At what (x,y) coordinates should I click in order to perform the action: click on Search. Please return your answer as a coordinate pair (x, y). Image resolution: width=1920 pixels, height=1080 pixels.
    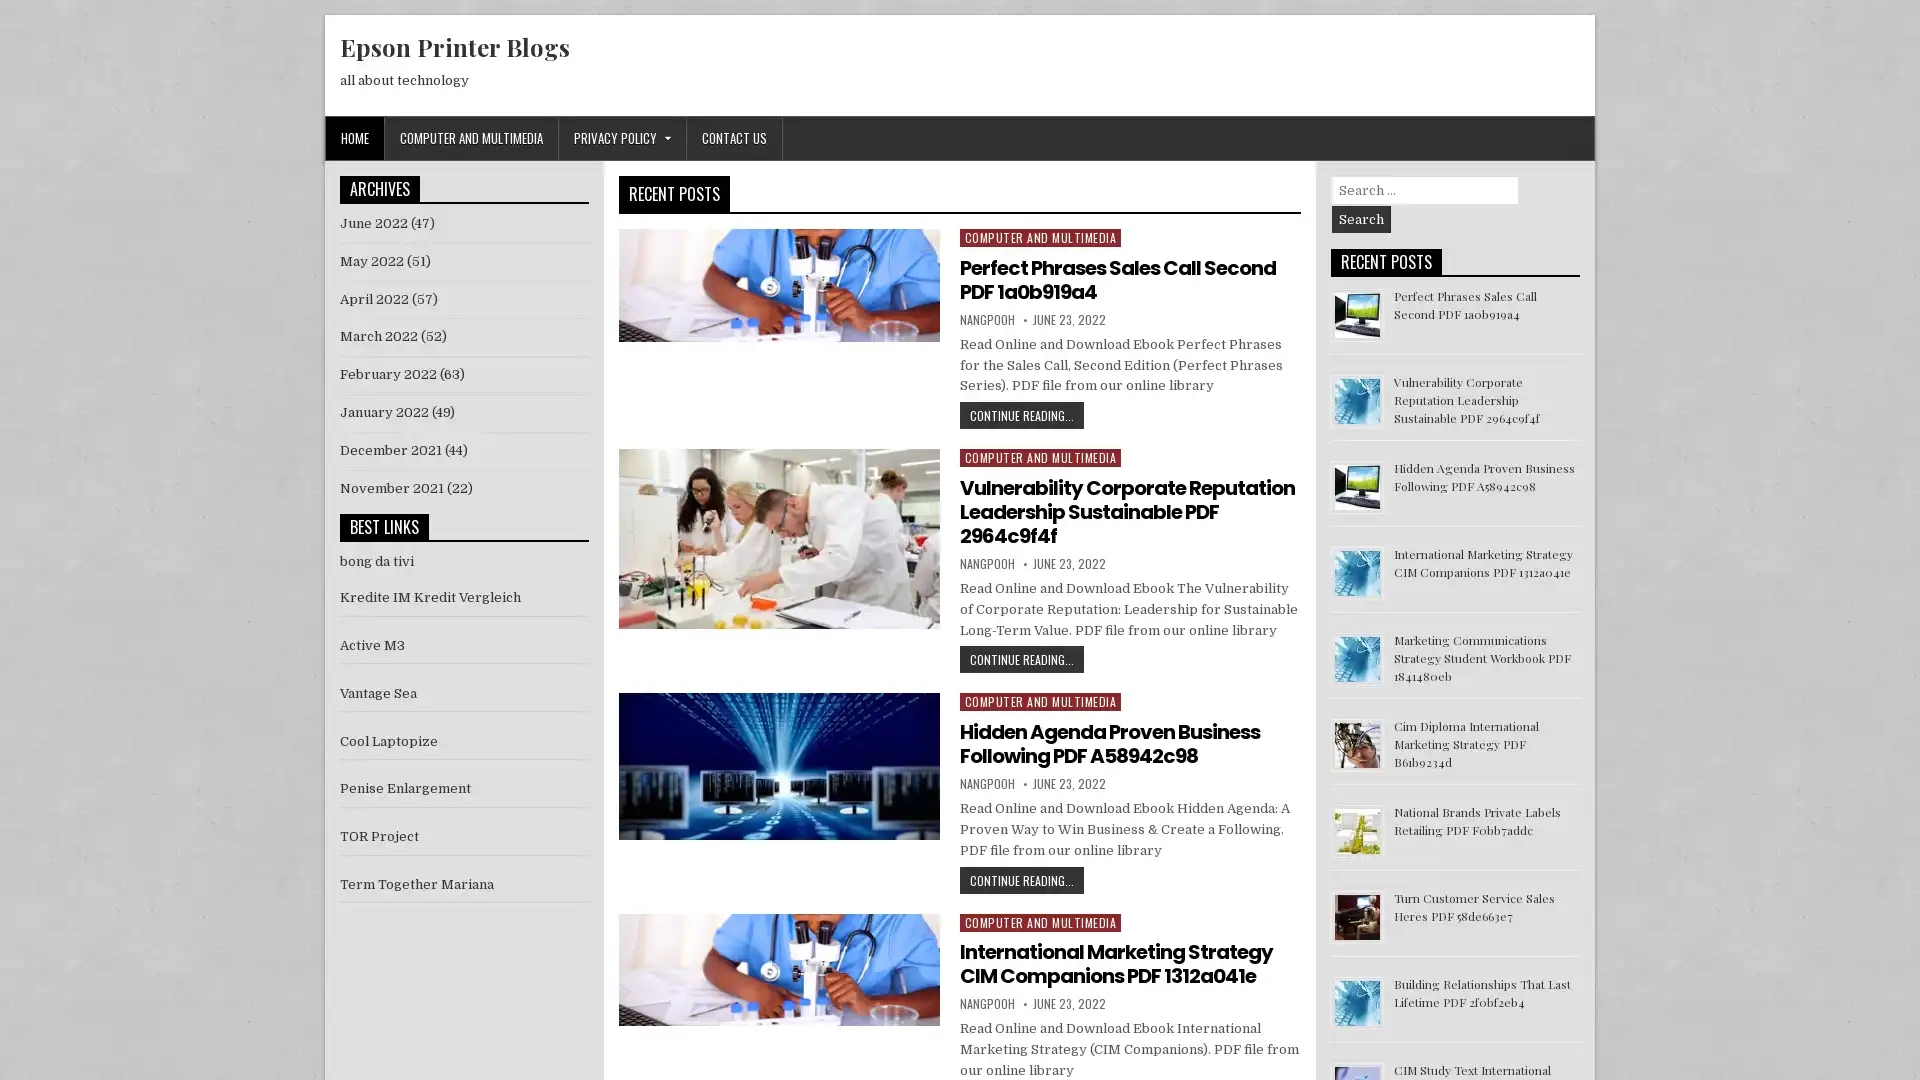
    Looking at the image, I should click on (1360, 219).